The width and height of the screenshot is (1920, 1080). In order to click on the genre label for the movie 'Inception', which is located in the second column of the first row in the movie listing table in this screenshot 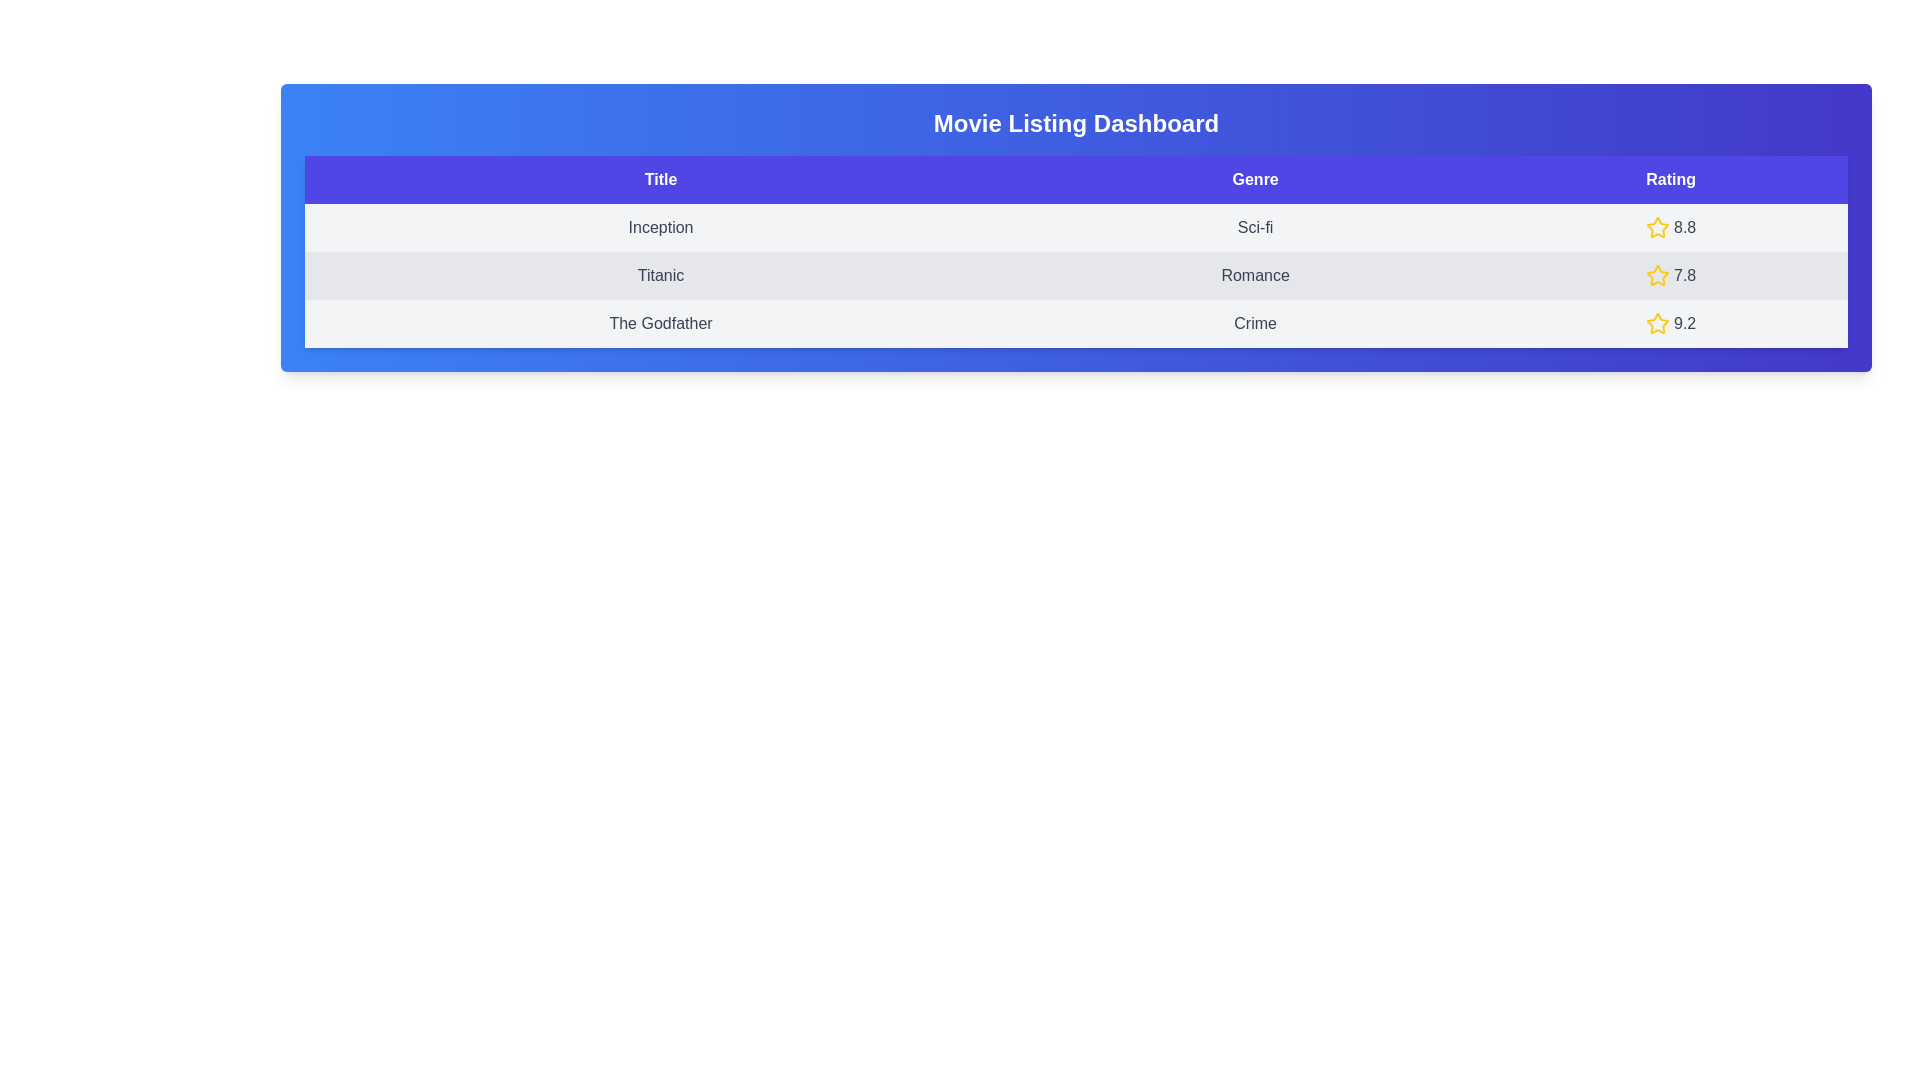, I will do `click(1254, 226)`.